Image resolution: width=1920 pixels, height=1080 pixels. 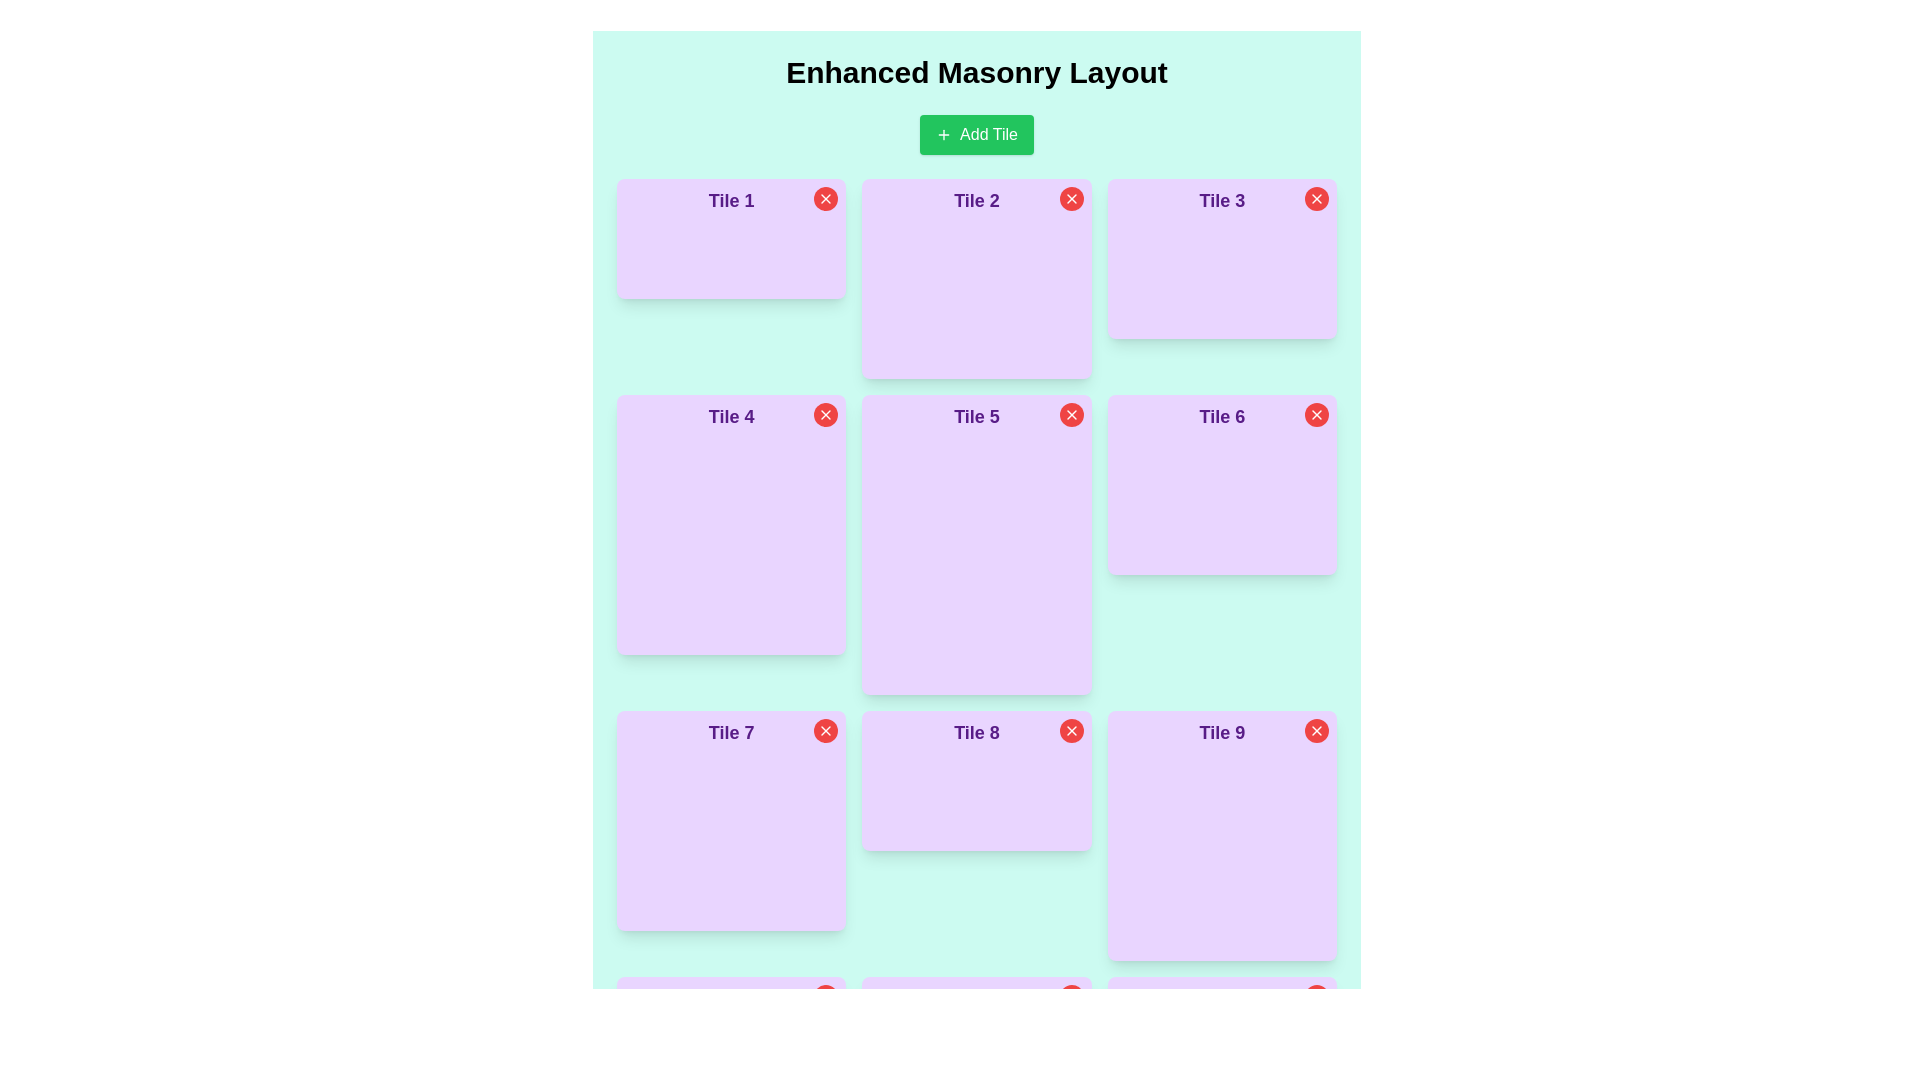 What do you see at coordinates (730, 238) in the screenshot?
I see `the tile labeled 'Tile 1'` at bounding box center [730, 238].